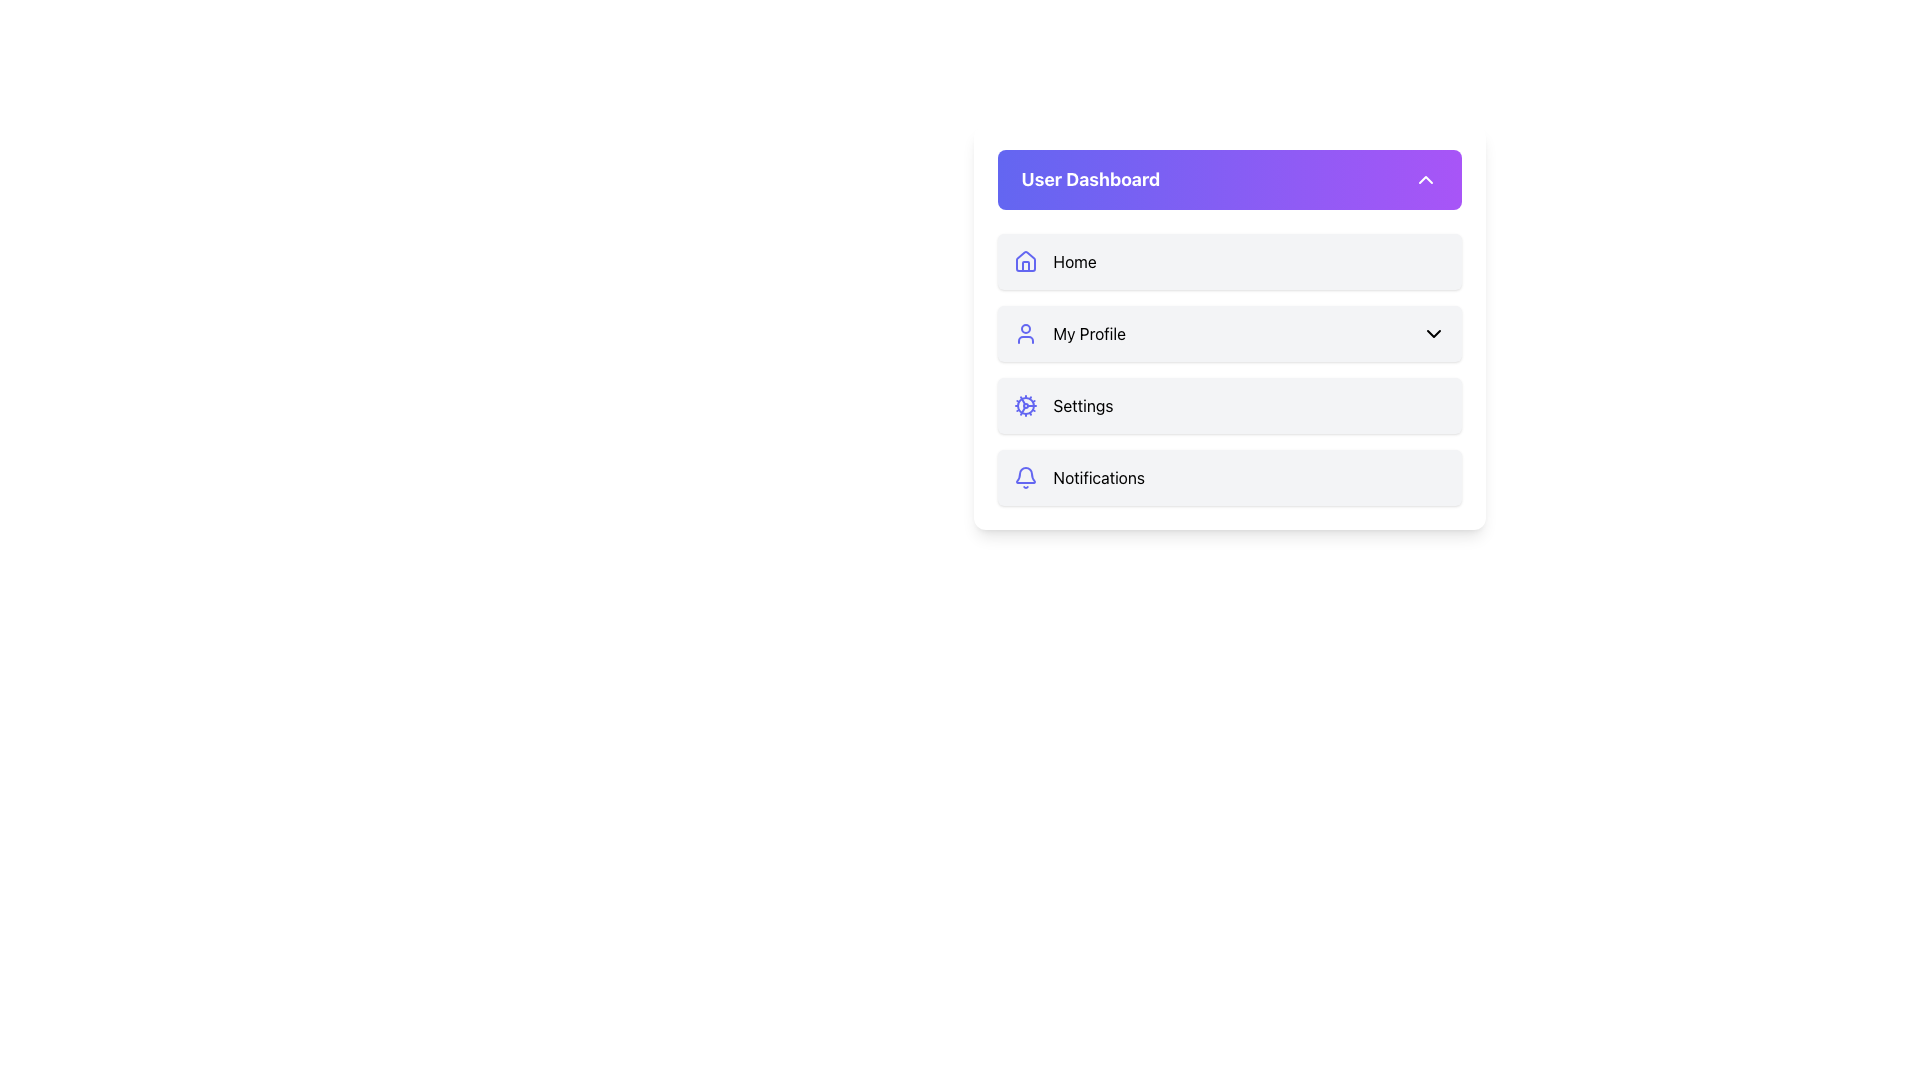  What do you see at coordinates (1424, 180) in the screenshot?
I see `the small upward-pointing chevron icon button located on the far right side of the purple header bar labeled 'User Dashboard'` at bounding box center [1424, 180].